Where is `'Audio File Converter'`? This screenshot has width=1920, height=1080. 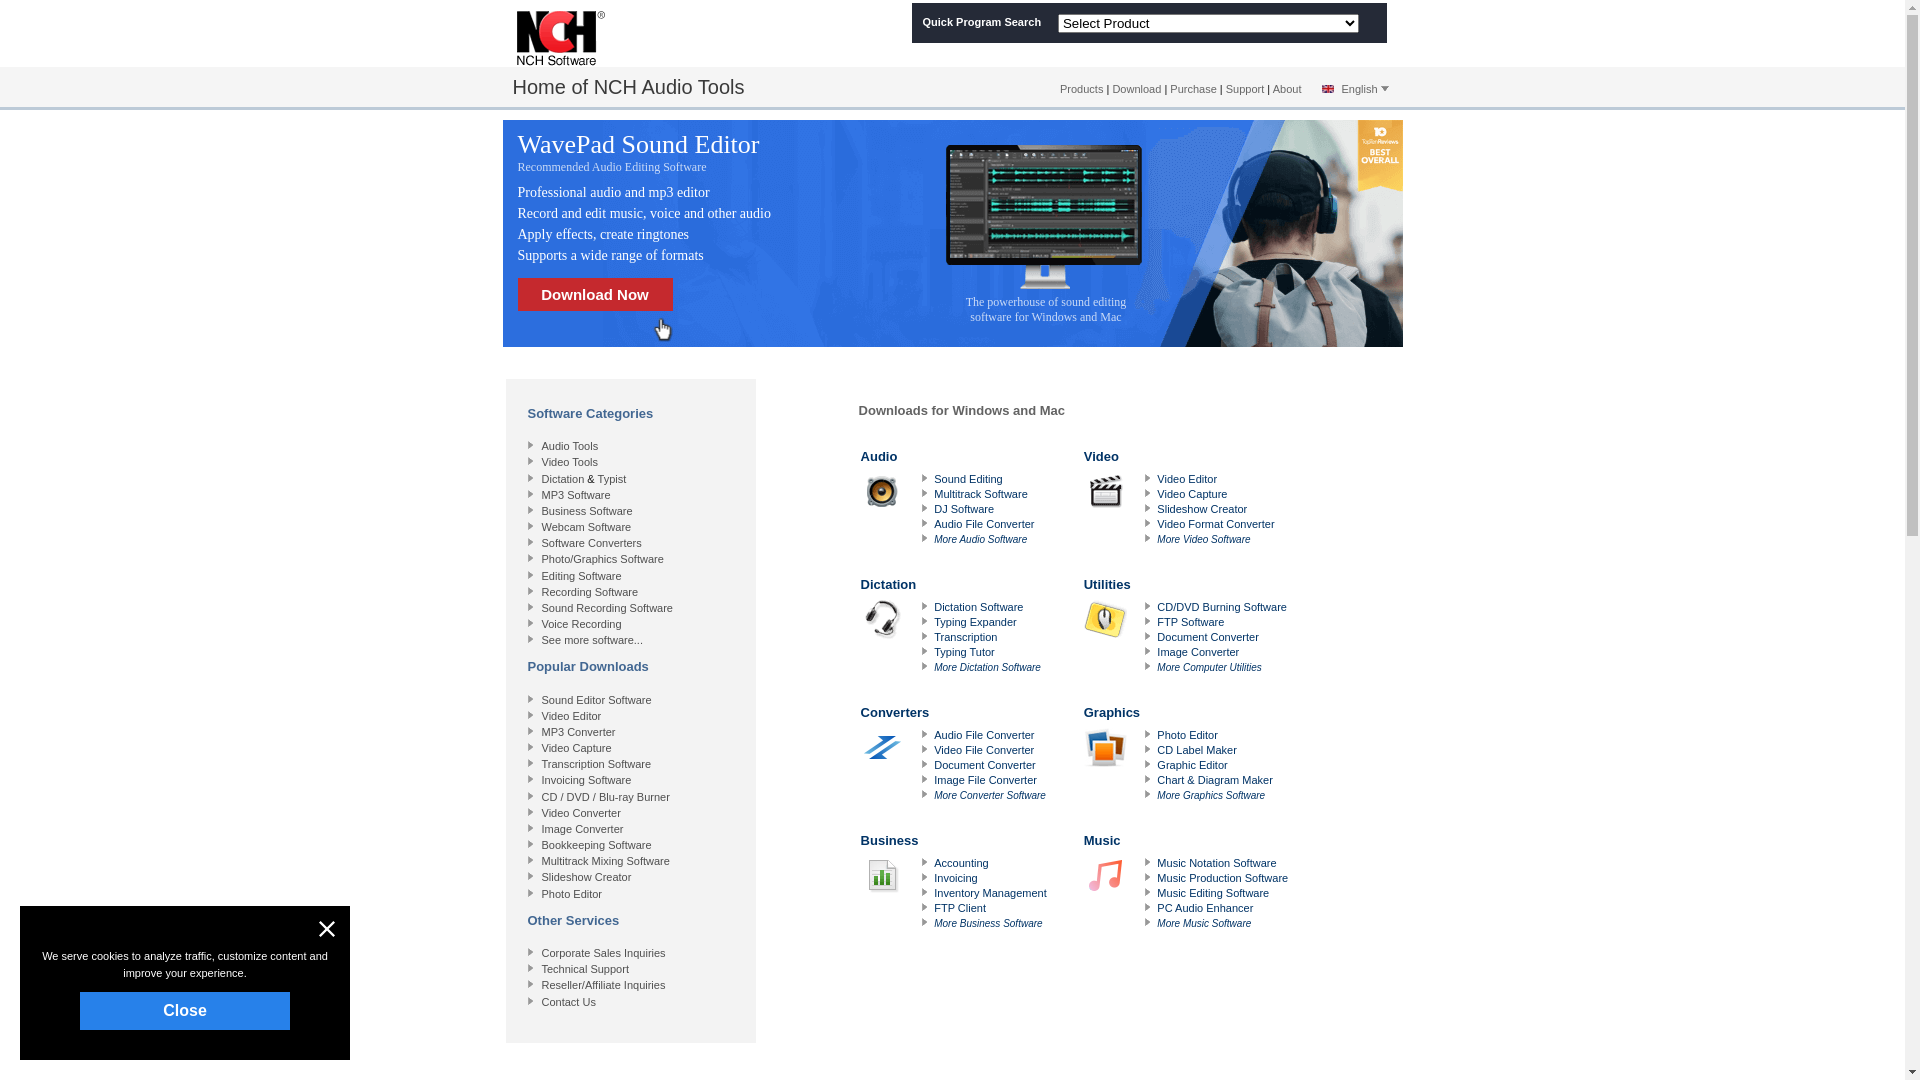 'Audio File Converter' is located at coordinates (933, 735).